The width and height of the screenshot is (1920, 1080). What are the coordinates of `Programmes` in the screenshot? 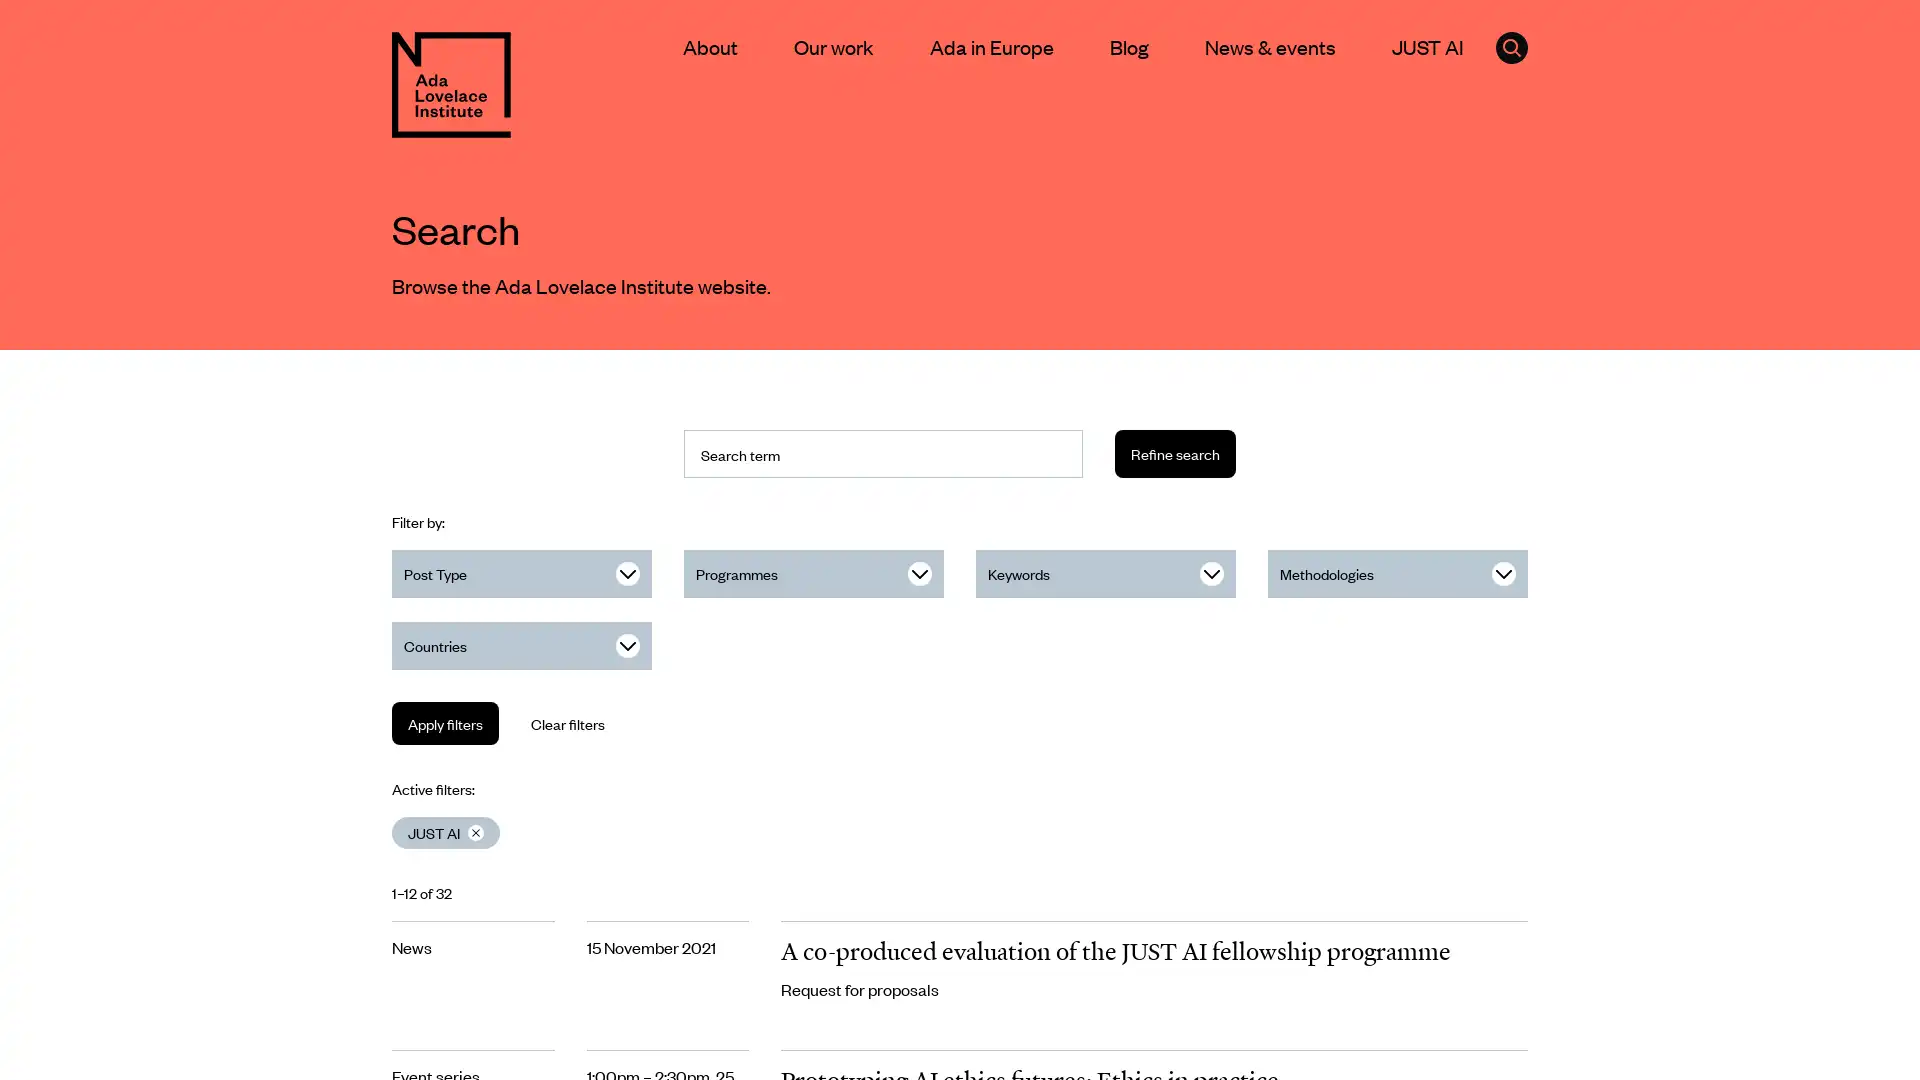 It's located at (814, 574).